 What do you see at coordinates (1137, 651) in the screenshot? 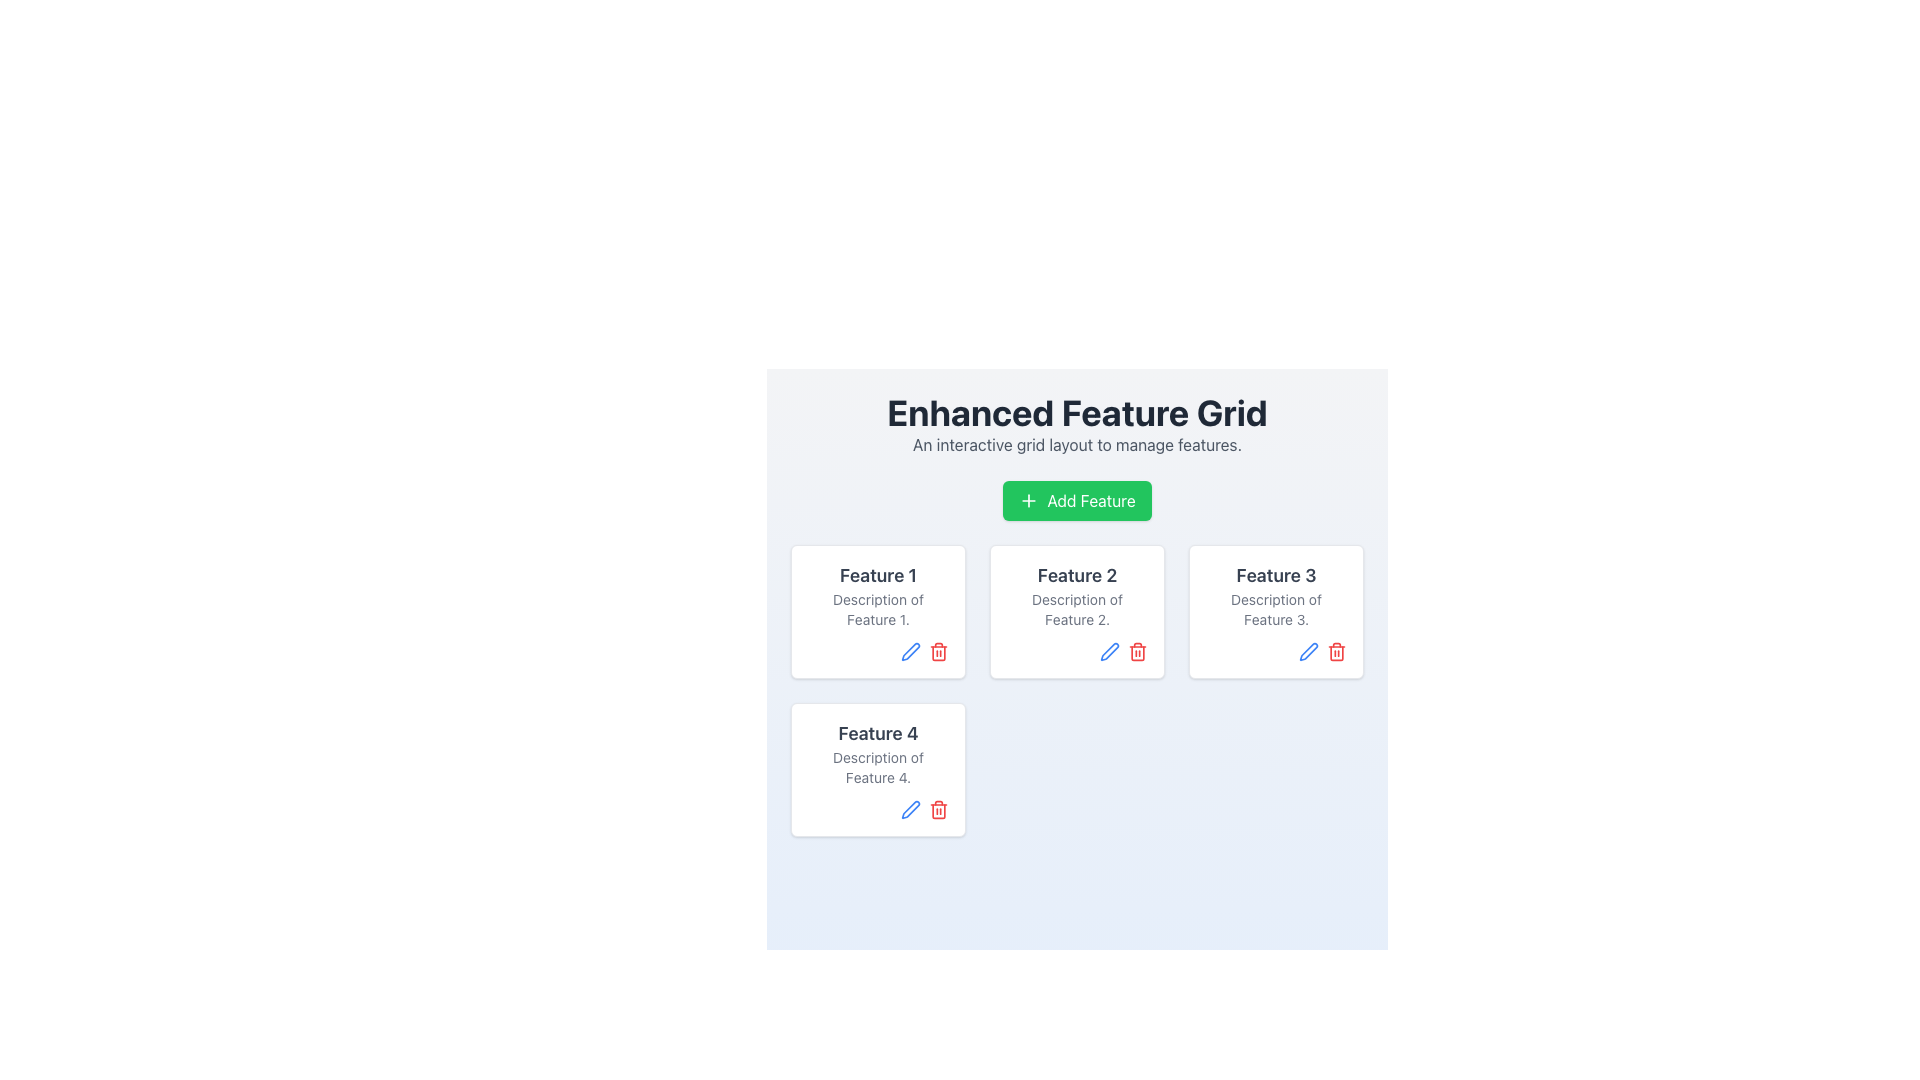
I see `the red trash icon button located at the bottom-right corner of the 'Feature 2' card` at bounding box center [1137, 651].